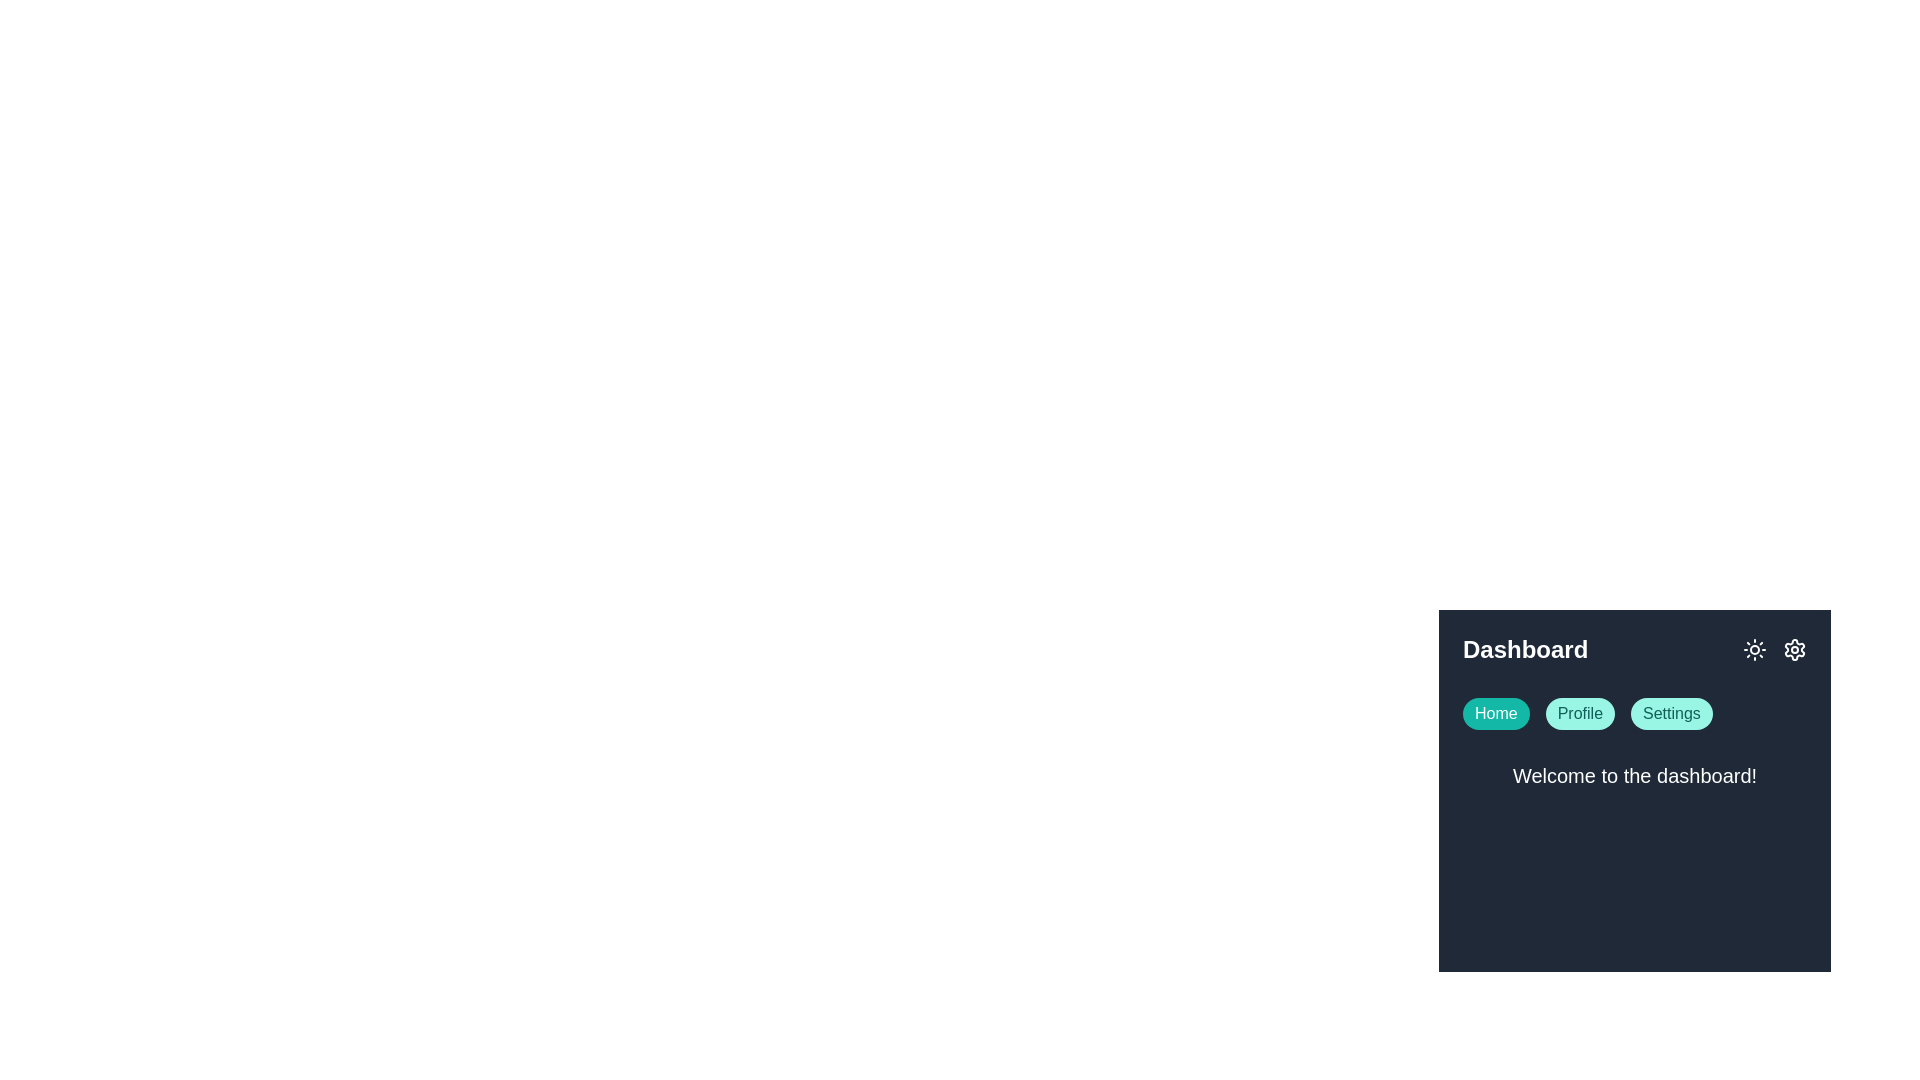 The height and width of the screenshot is (1080, 1920). Describe the element at coordinates (1795, 650) in the screenshot. I see `the Icon button located in the top-right corner of the interface, which provides access to settings or configuration options` at that location.